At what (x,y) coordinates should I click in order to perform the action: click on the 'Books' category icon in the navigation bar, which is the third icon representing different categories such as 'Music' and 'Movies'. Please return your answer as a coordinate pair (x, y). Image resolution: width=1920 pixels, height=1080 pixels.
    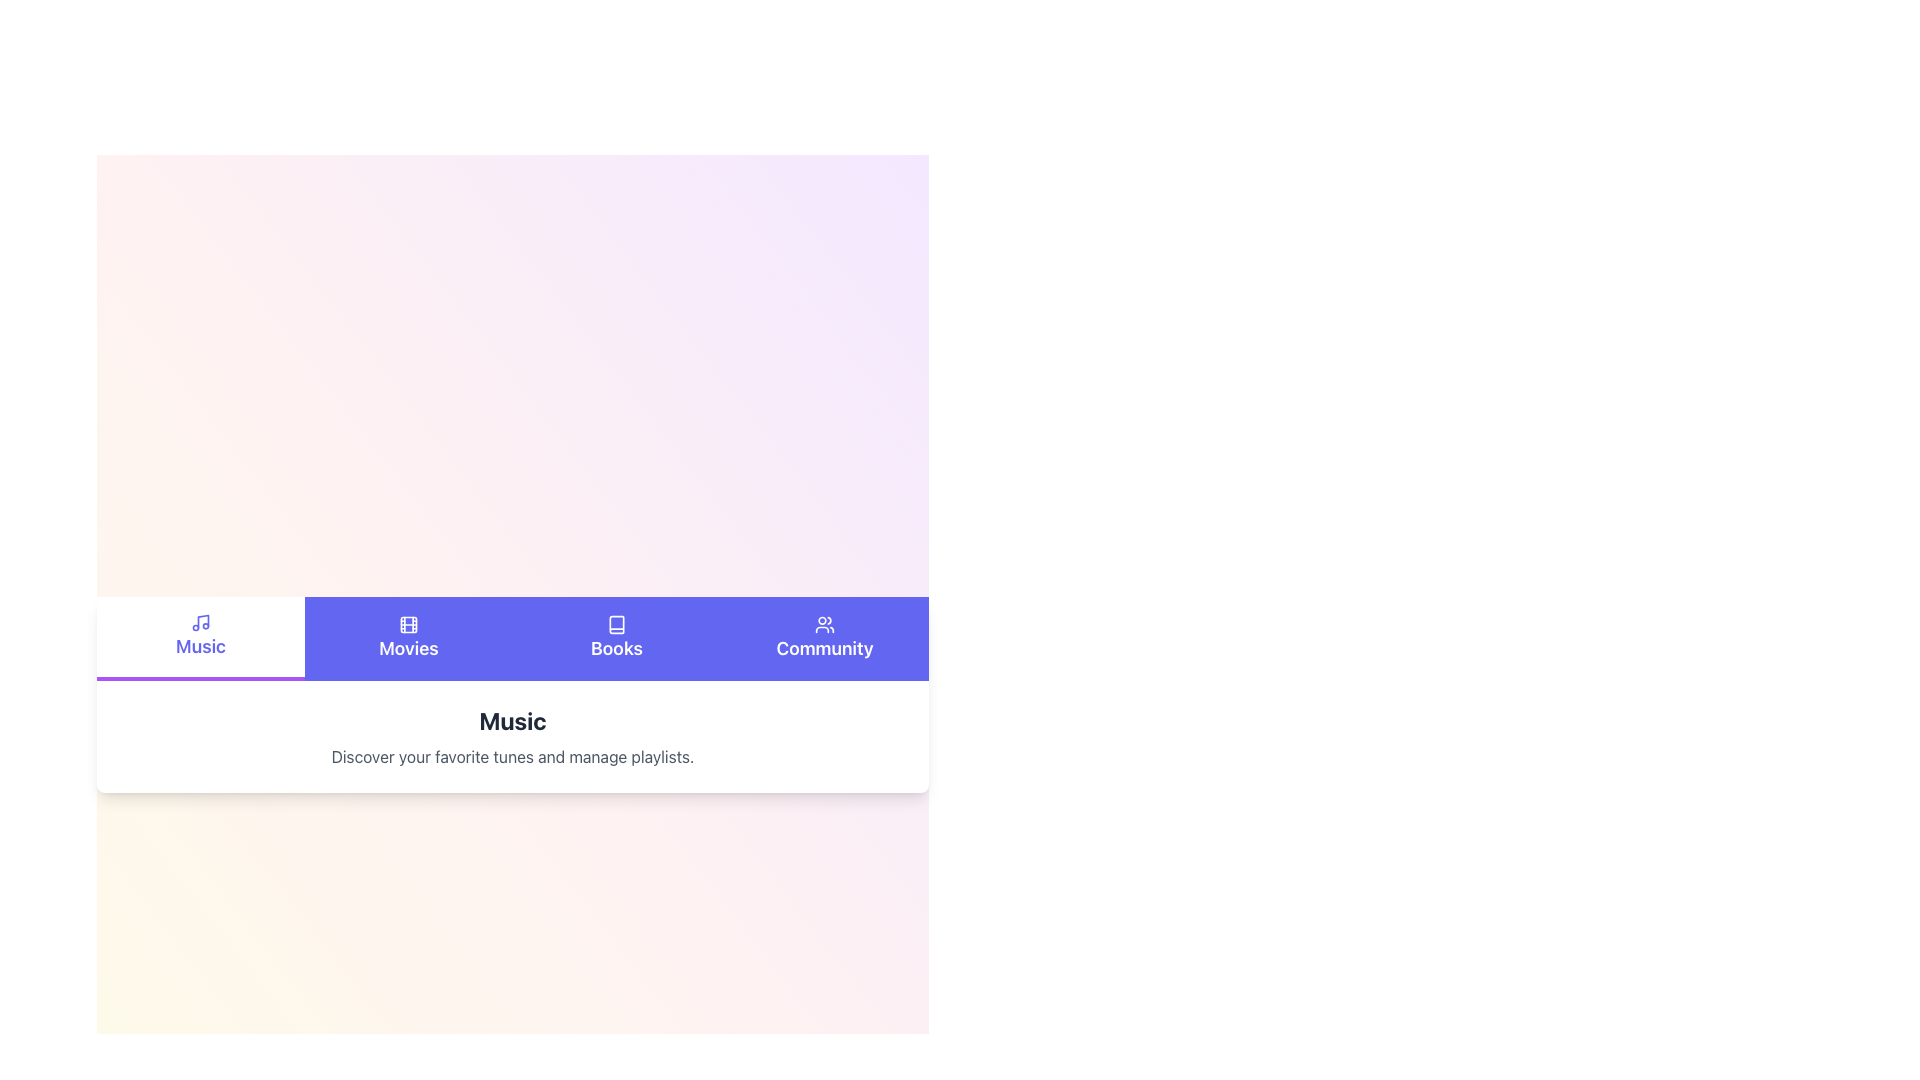
    Looking at the image, I should click on (616, 623).